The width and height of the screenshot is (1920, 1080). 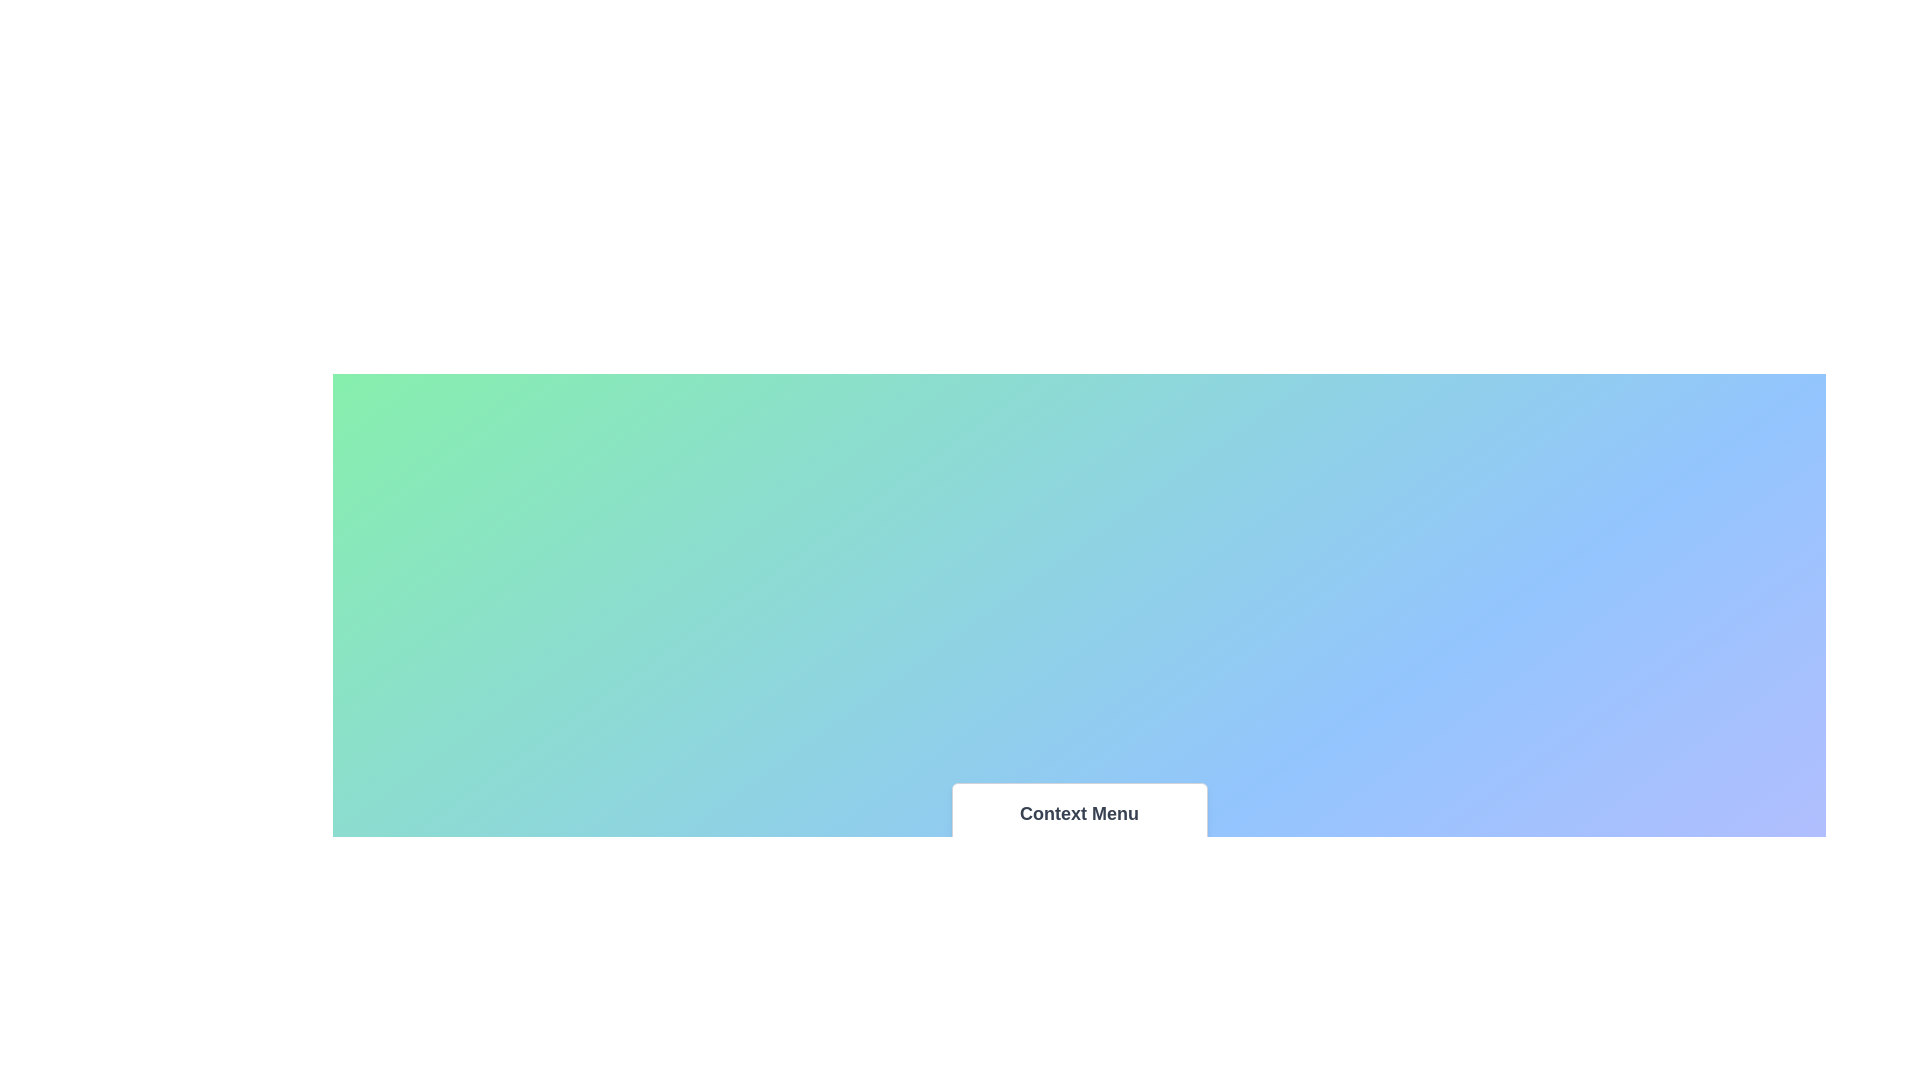 I want to click on the menu item Documents to highlight it, so click(x=1078, y=863).